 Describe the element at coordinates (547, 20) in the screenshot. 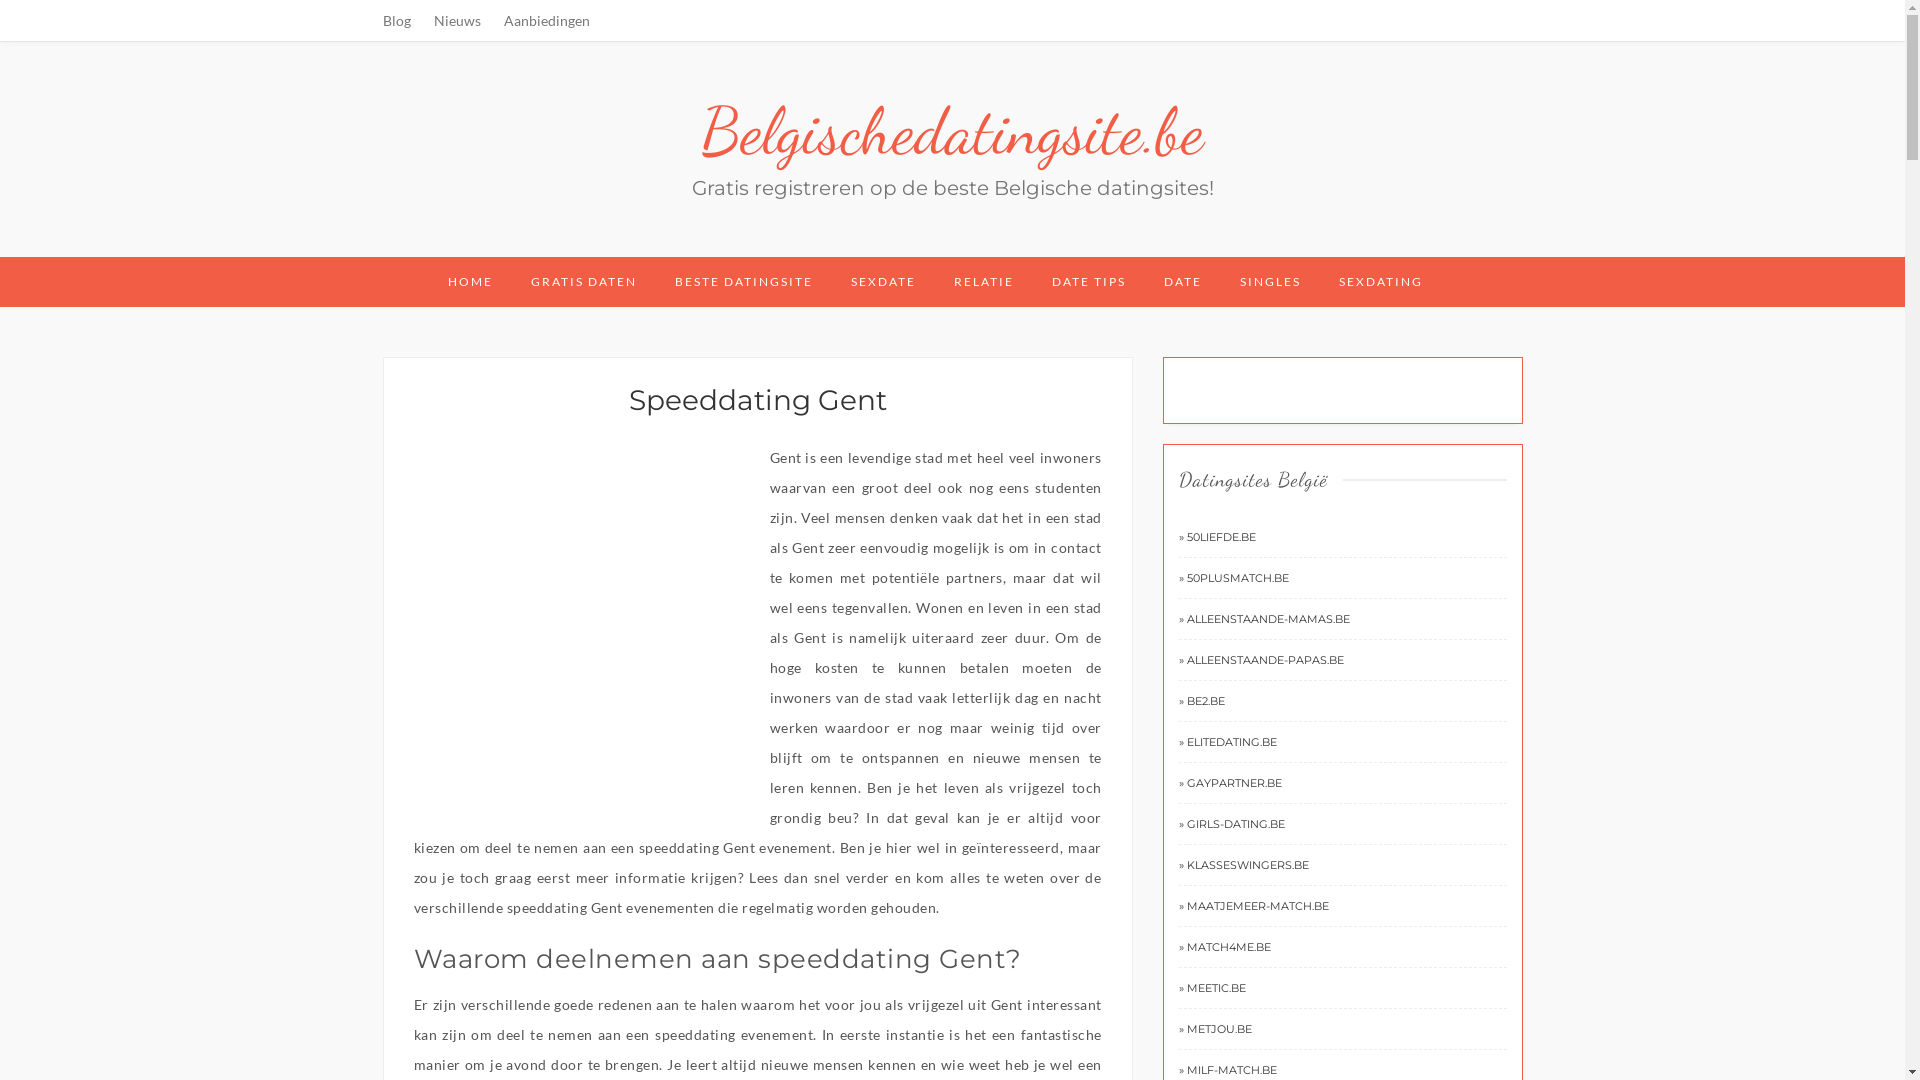

I see `'Aanbiedingen'` at that location.